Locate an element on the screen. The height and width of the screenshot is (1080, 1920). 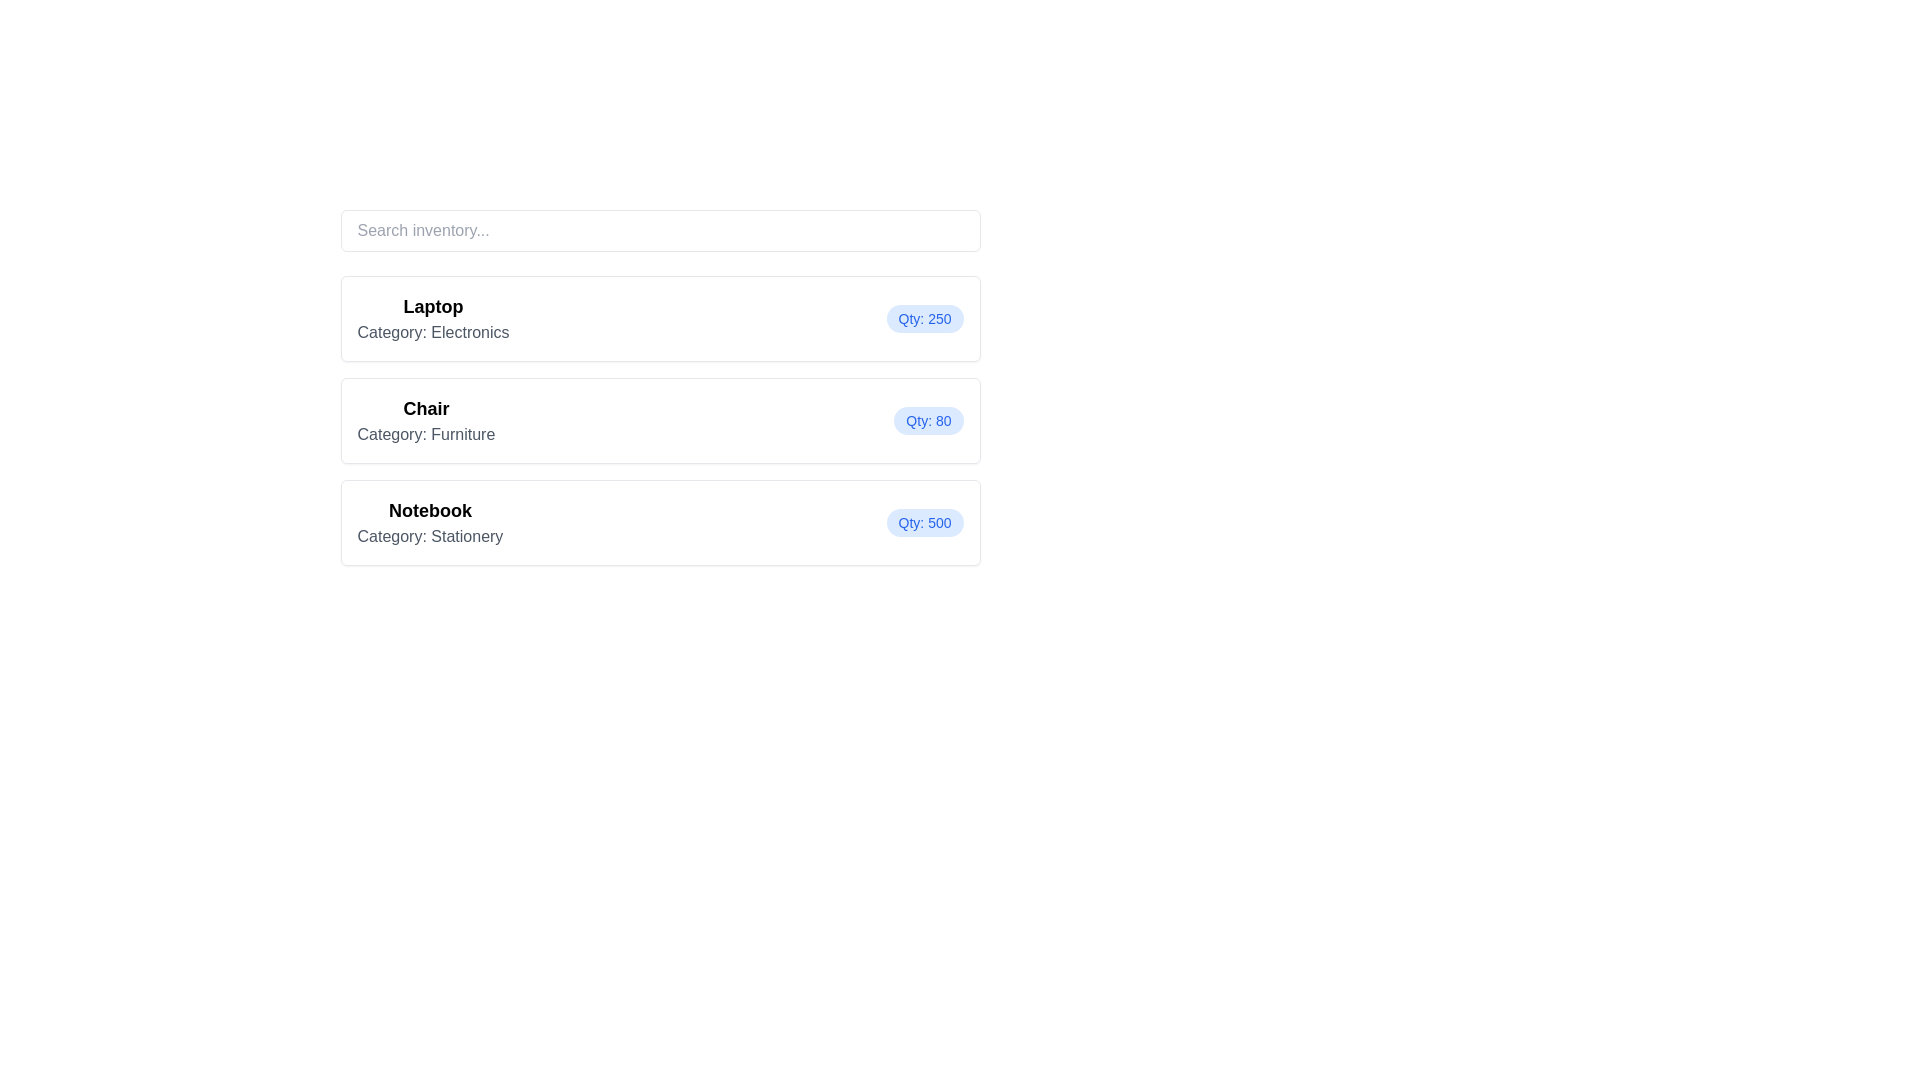
the pill-shaped badge displaying 'Qty: 500' with a blue background, positioned to the right of the 'Notebook' title and vertically centered is located at coordinates (924, 522).